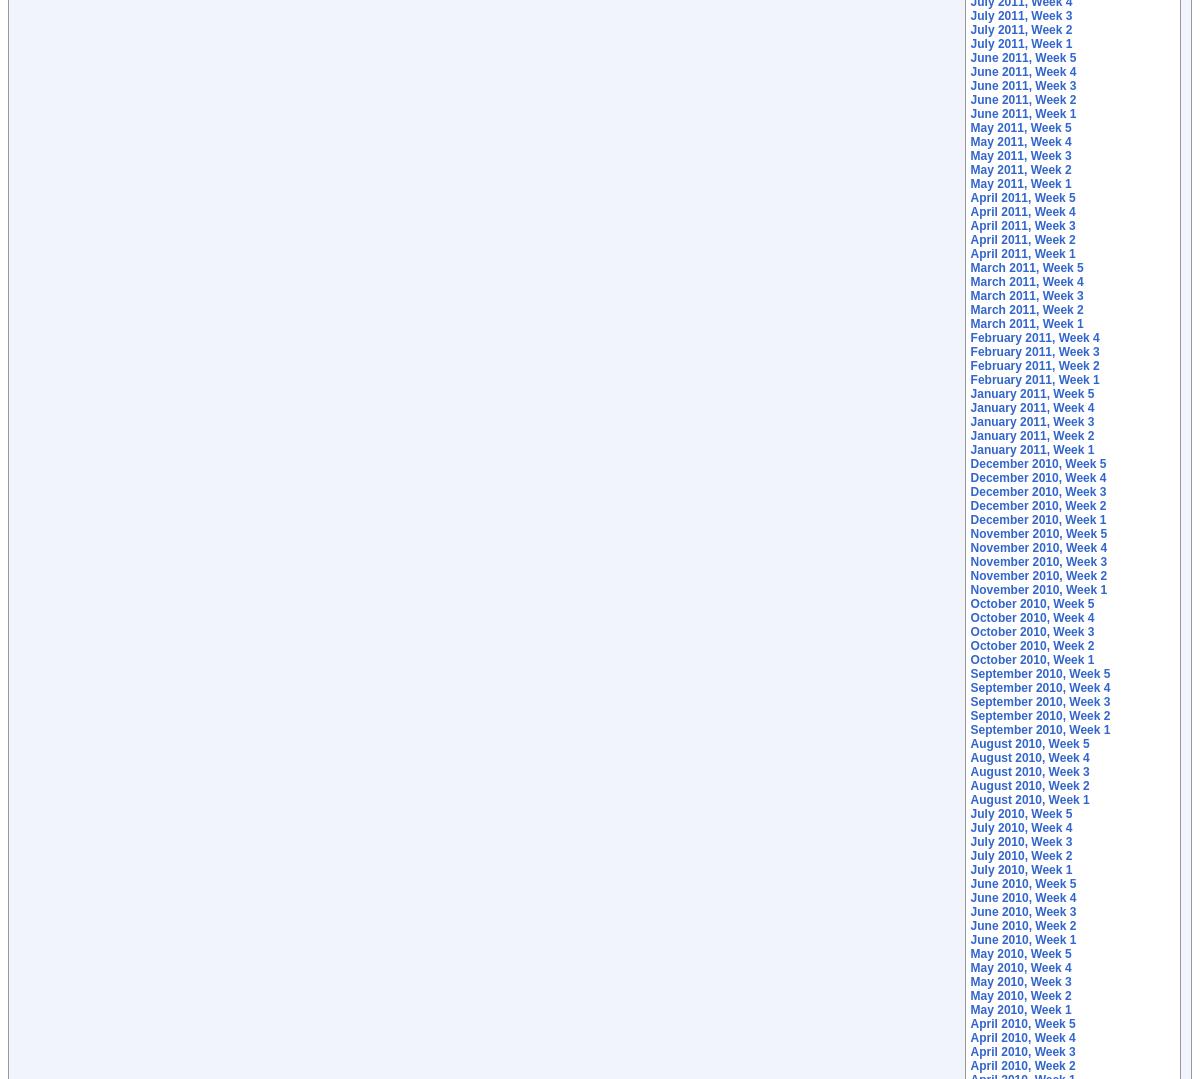  Describe the element at coordinates (1040, 674) in the screenshot. I see `'September 2010, Week 5'` at that location.